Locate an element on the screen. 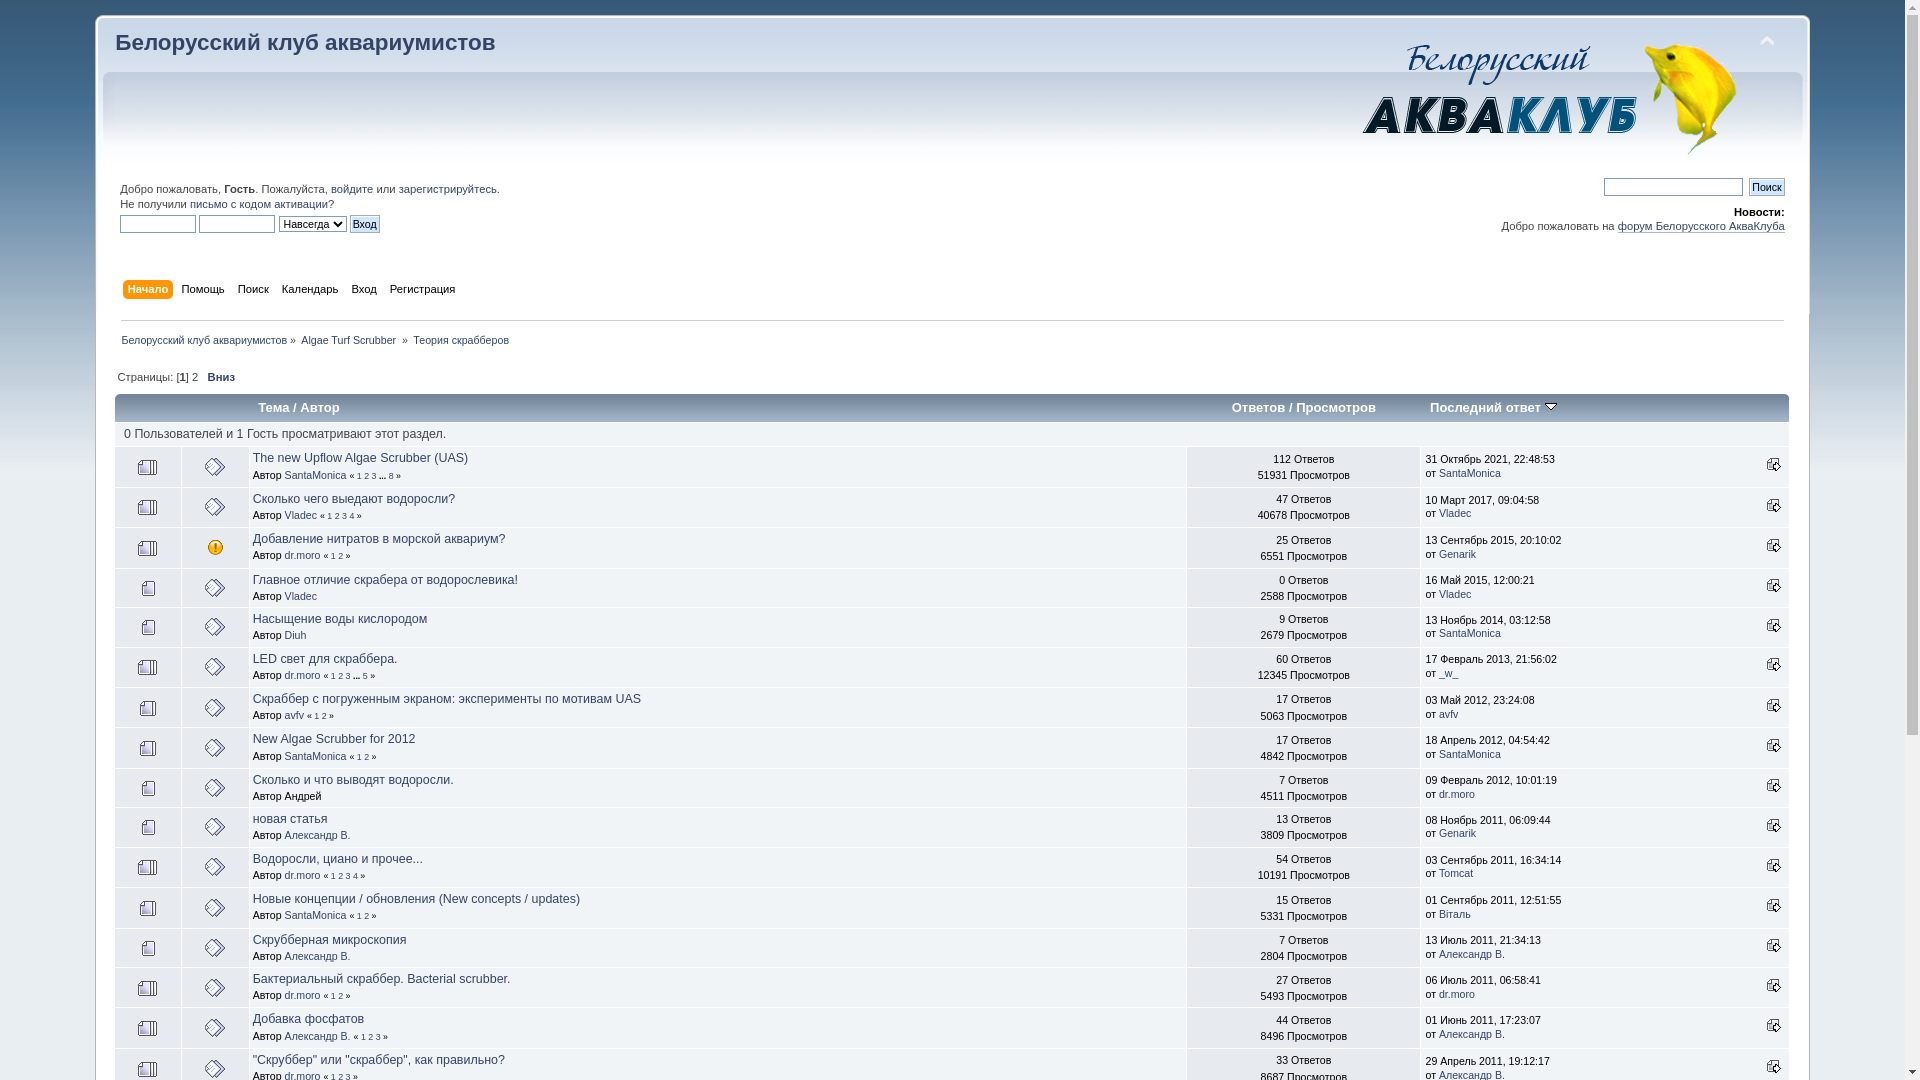 This screenshot has height=1080, width=1920. '4' is located at coordinates (351, 515).